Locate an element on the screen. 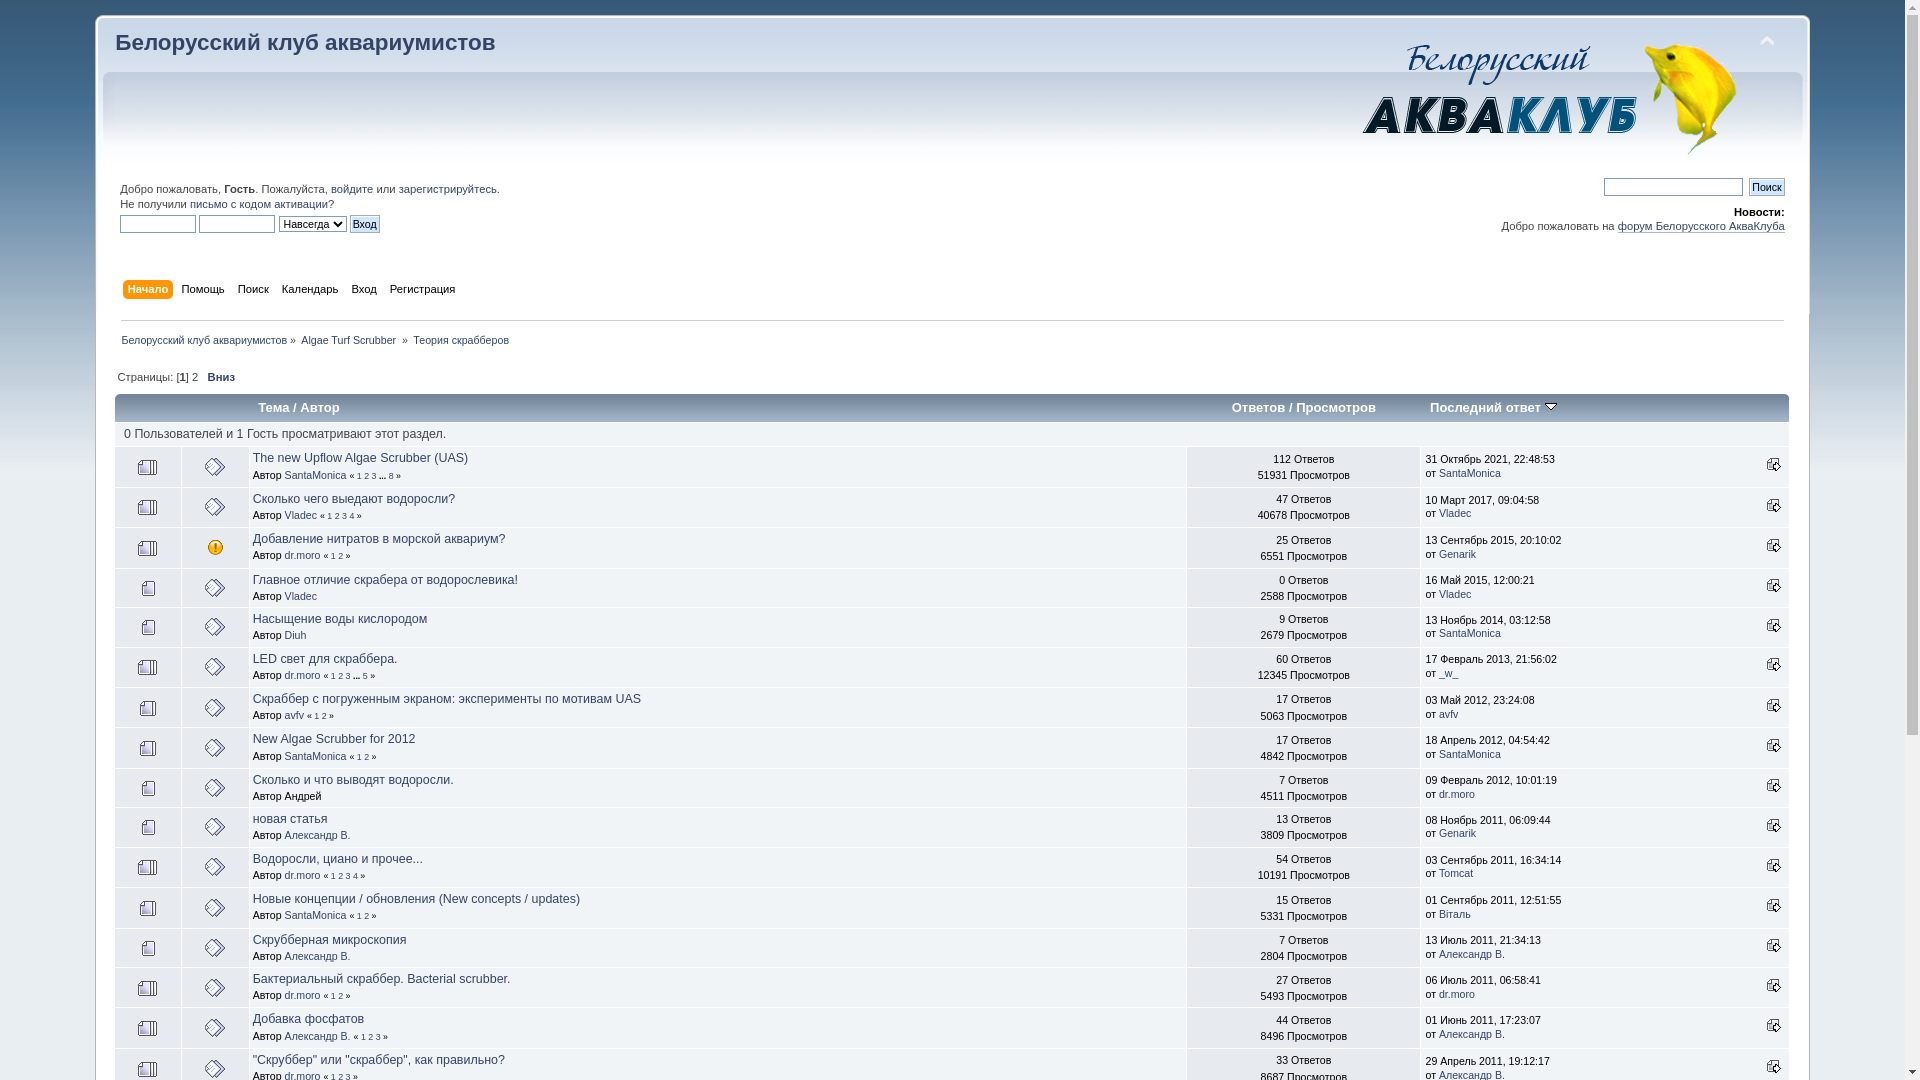 This screenshot has height=1080, width=1920. '4' is located at coordinates (351, 515).